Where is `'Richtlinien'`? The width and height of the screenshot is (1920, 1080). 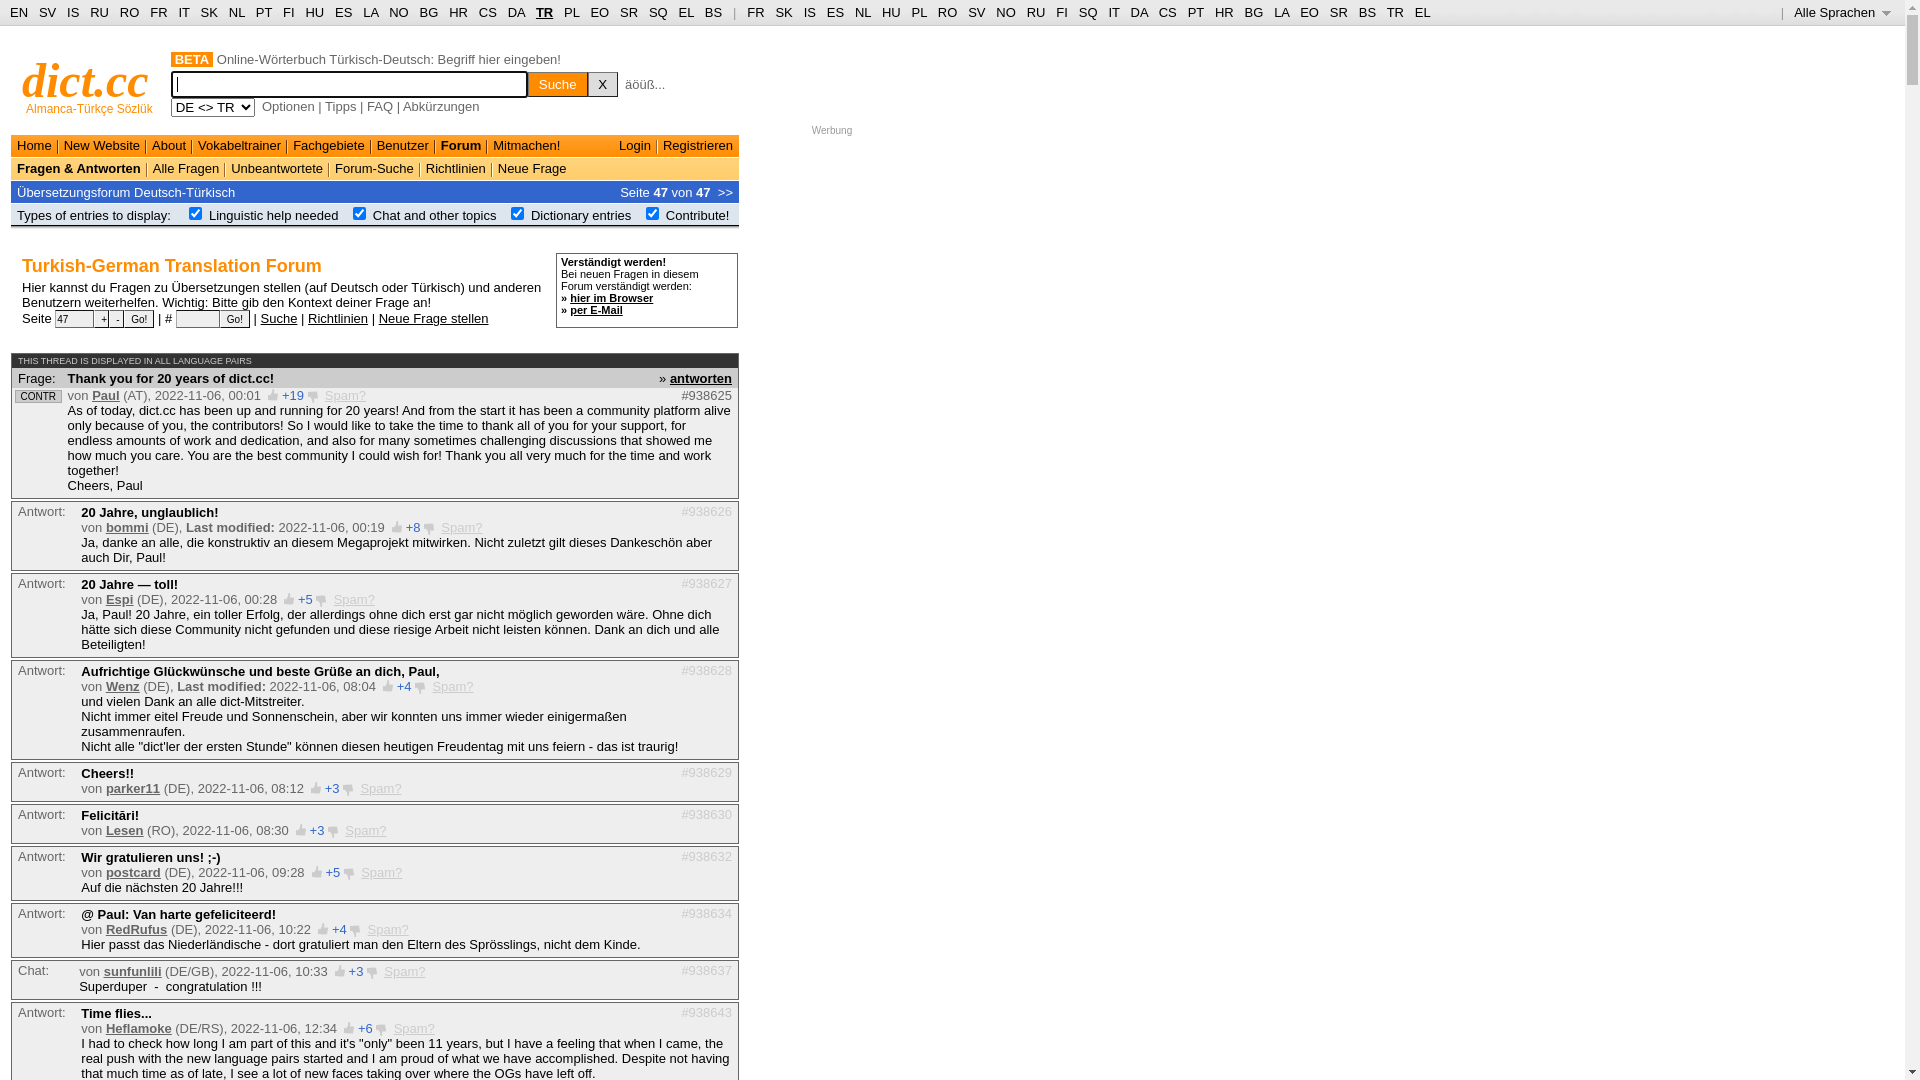
'Richtlinien' is located at coordinates (337, 316).